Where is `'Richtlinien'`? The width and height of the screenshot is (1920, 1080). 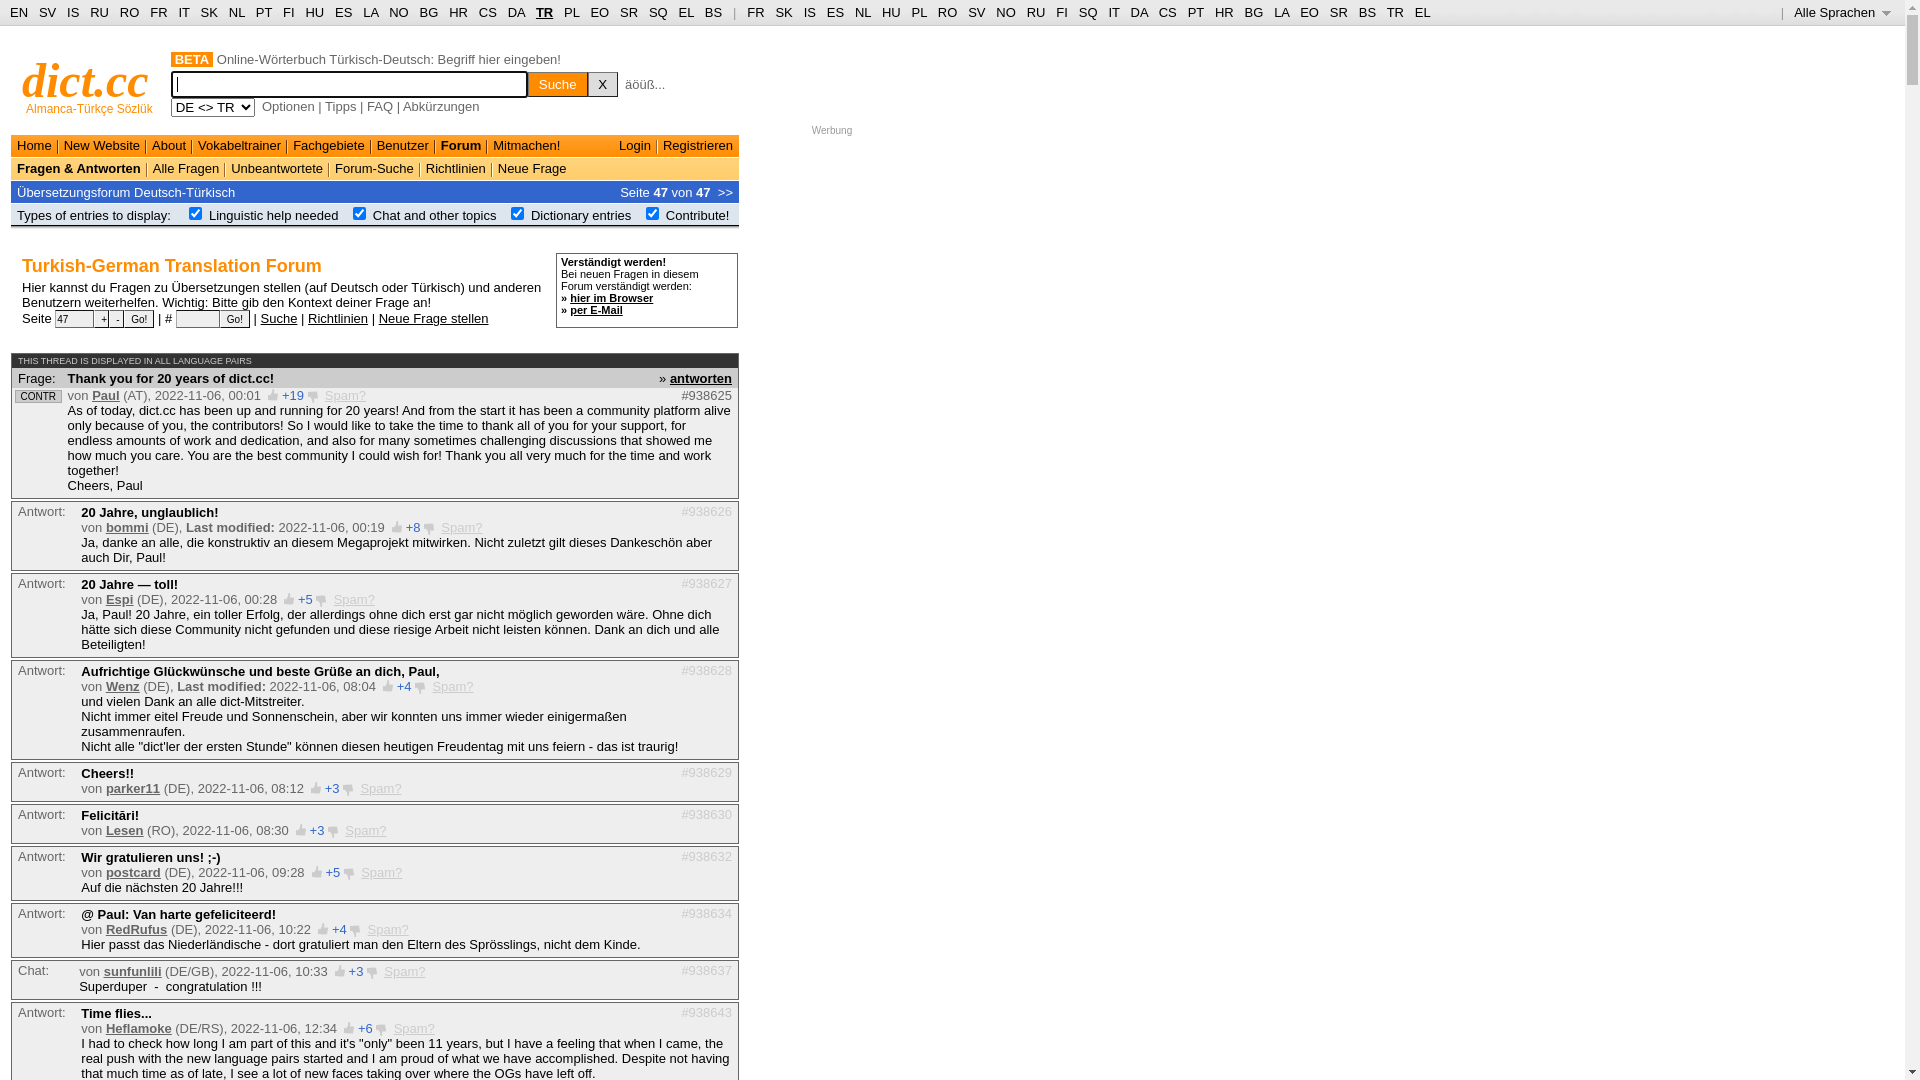
'Richtlinien' is located at coordinates (337, 316).